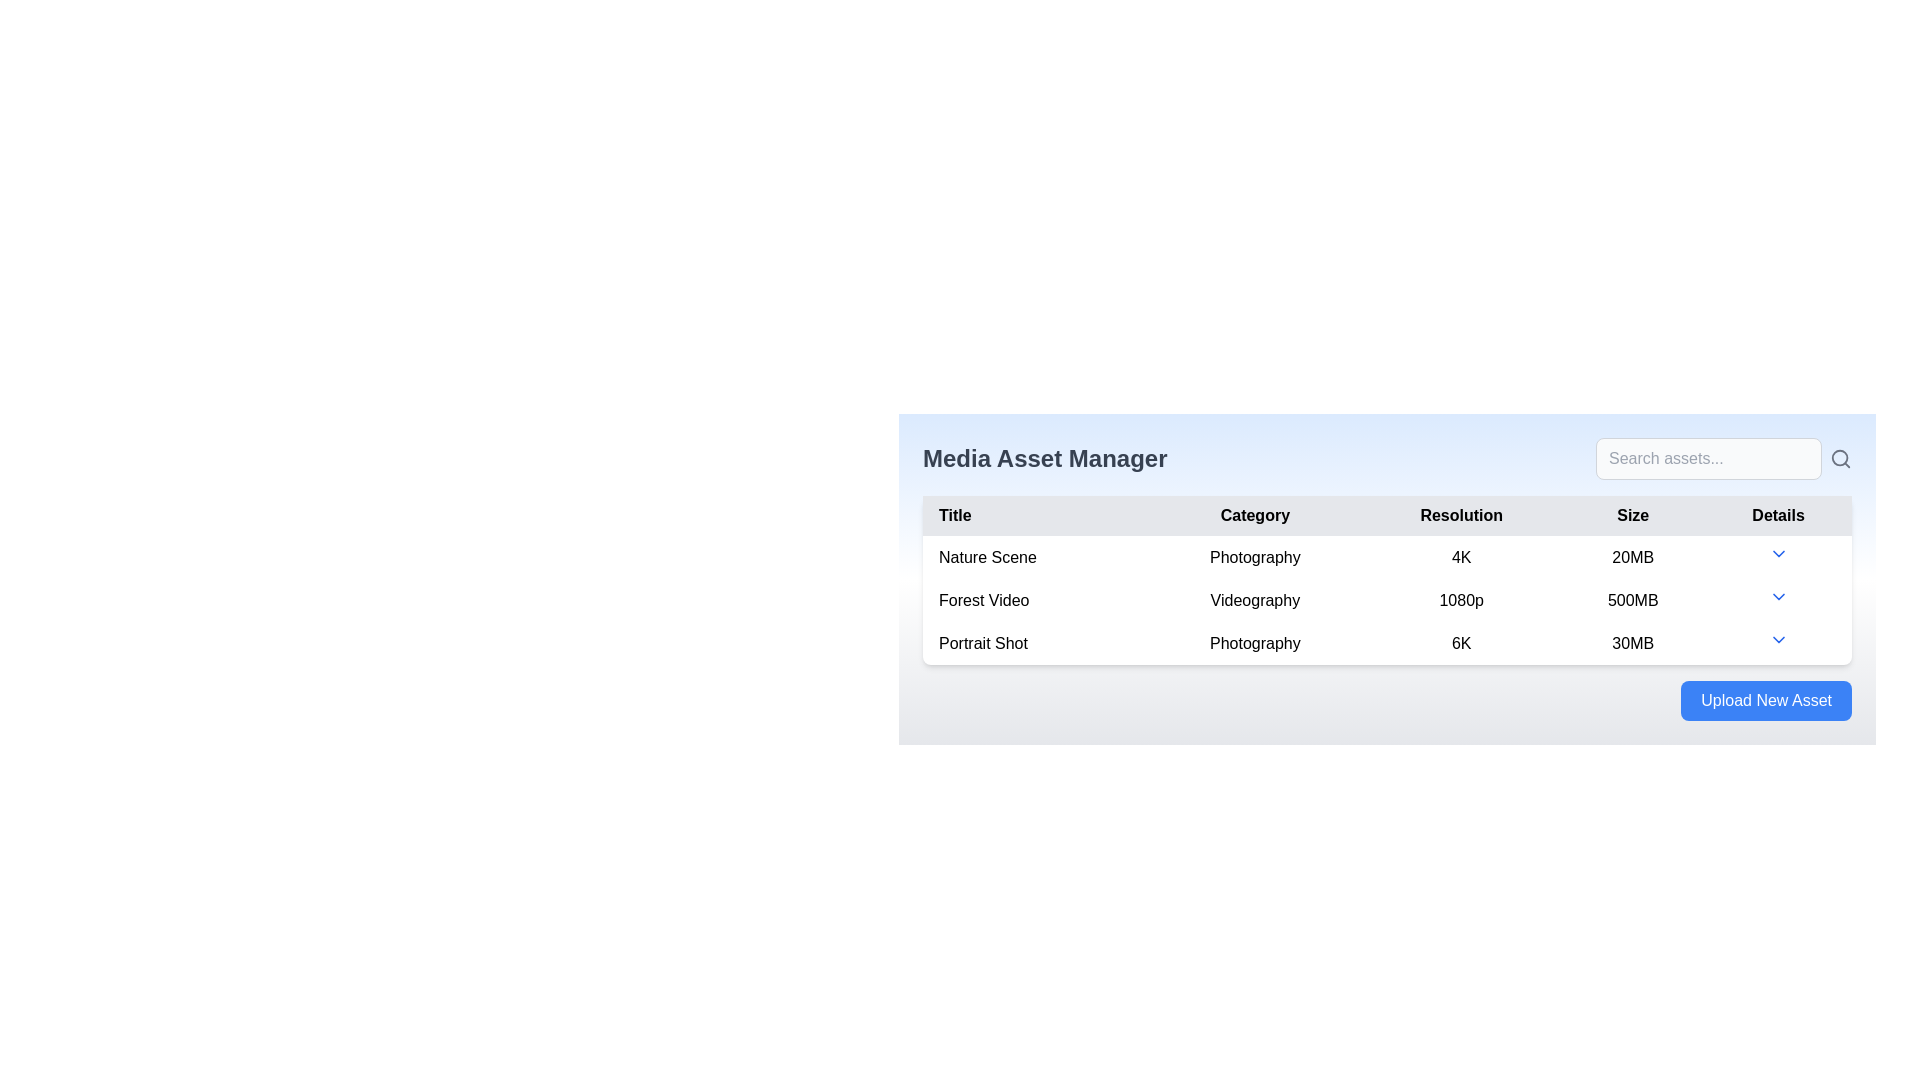 The height and width of the screenshot is (1080, 1920). What do you see at coordinates (1778, 643) in the screenshot?
I see `the downwards-facing blue arrow icon in the 'Details' column of the third row` at bounding box center [1778, 643].